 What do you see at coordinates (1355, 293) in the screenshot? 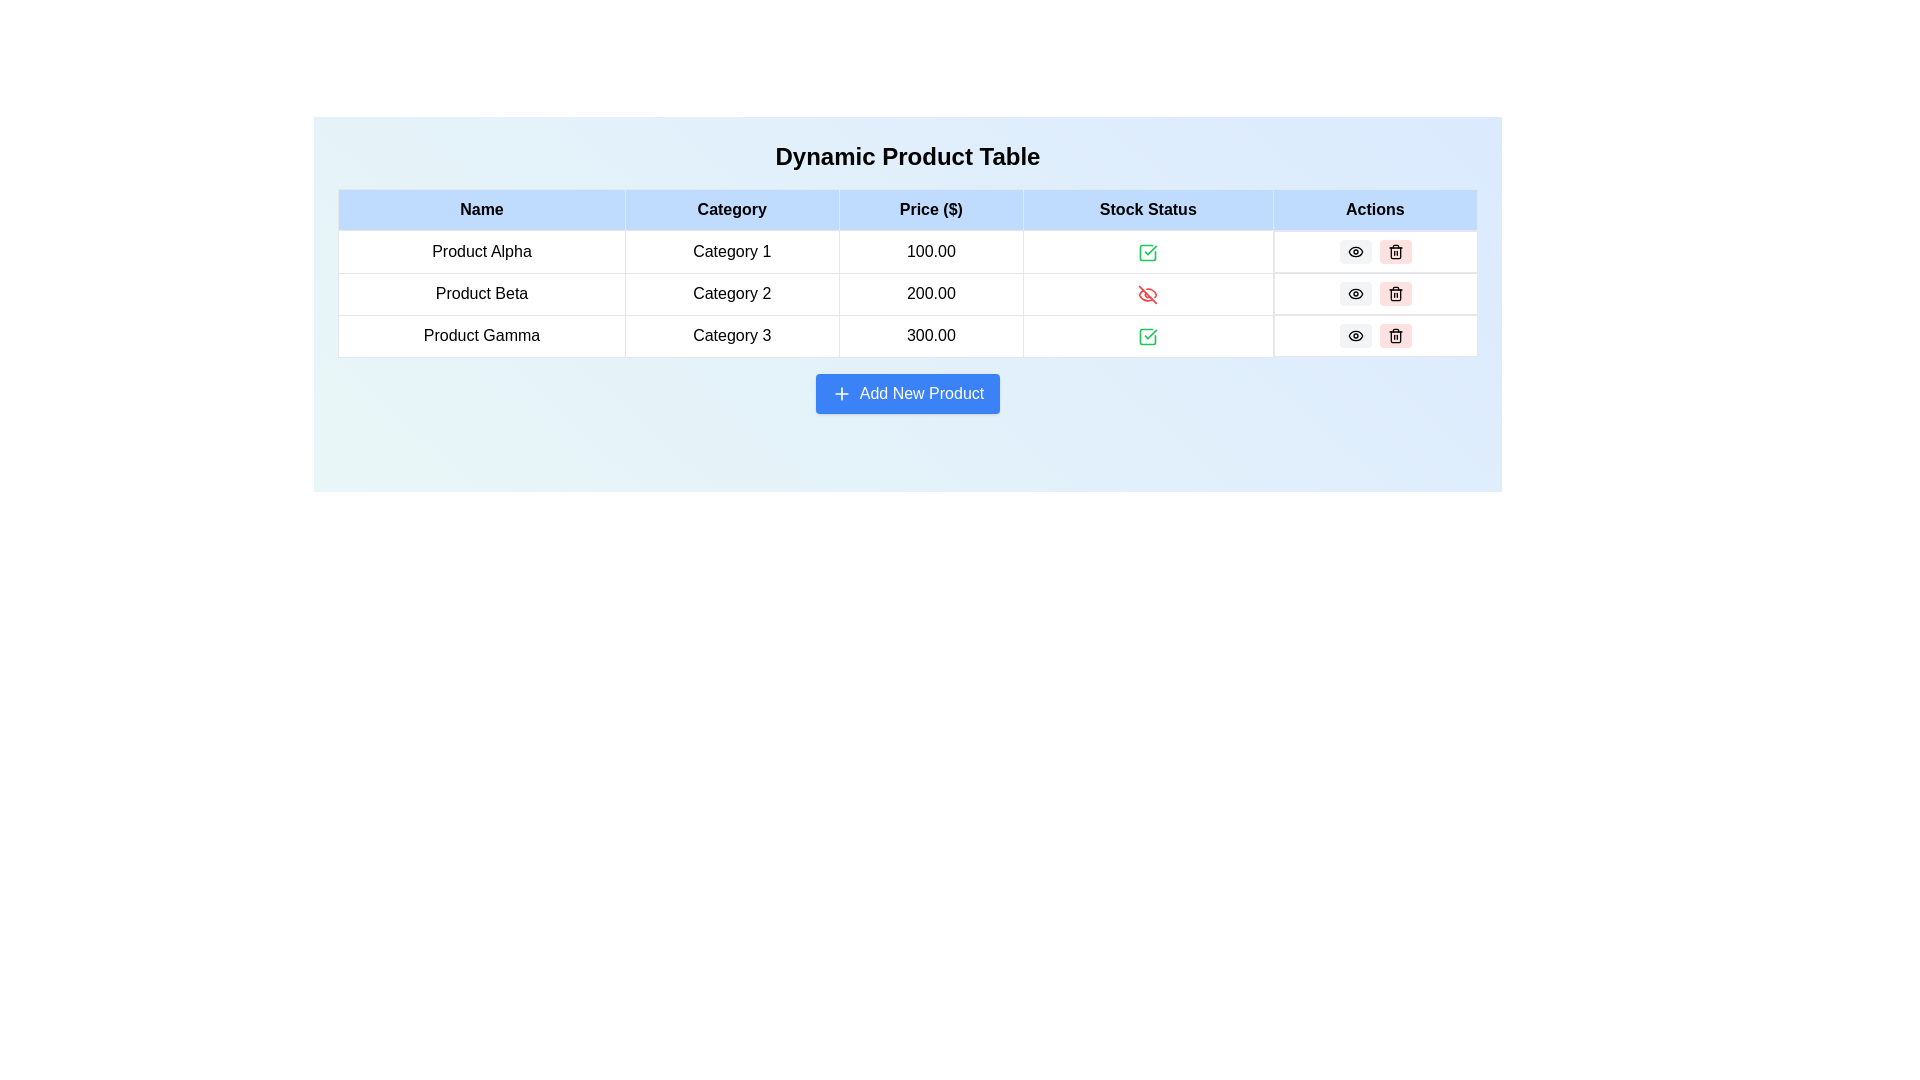
I see `the eye icon in the first row of the 'Actions' column, which indicates visibility functionality` at bounding box center [1355, 293].